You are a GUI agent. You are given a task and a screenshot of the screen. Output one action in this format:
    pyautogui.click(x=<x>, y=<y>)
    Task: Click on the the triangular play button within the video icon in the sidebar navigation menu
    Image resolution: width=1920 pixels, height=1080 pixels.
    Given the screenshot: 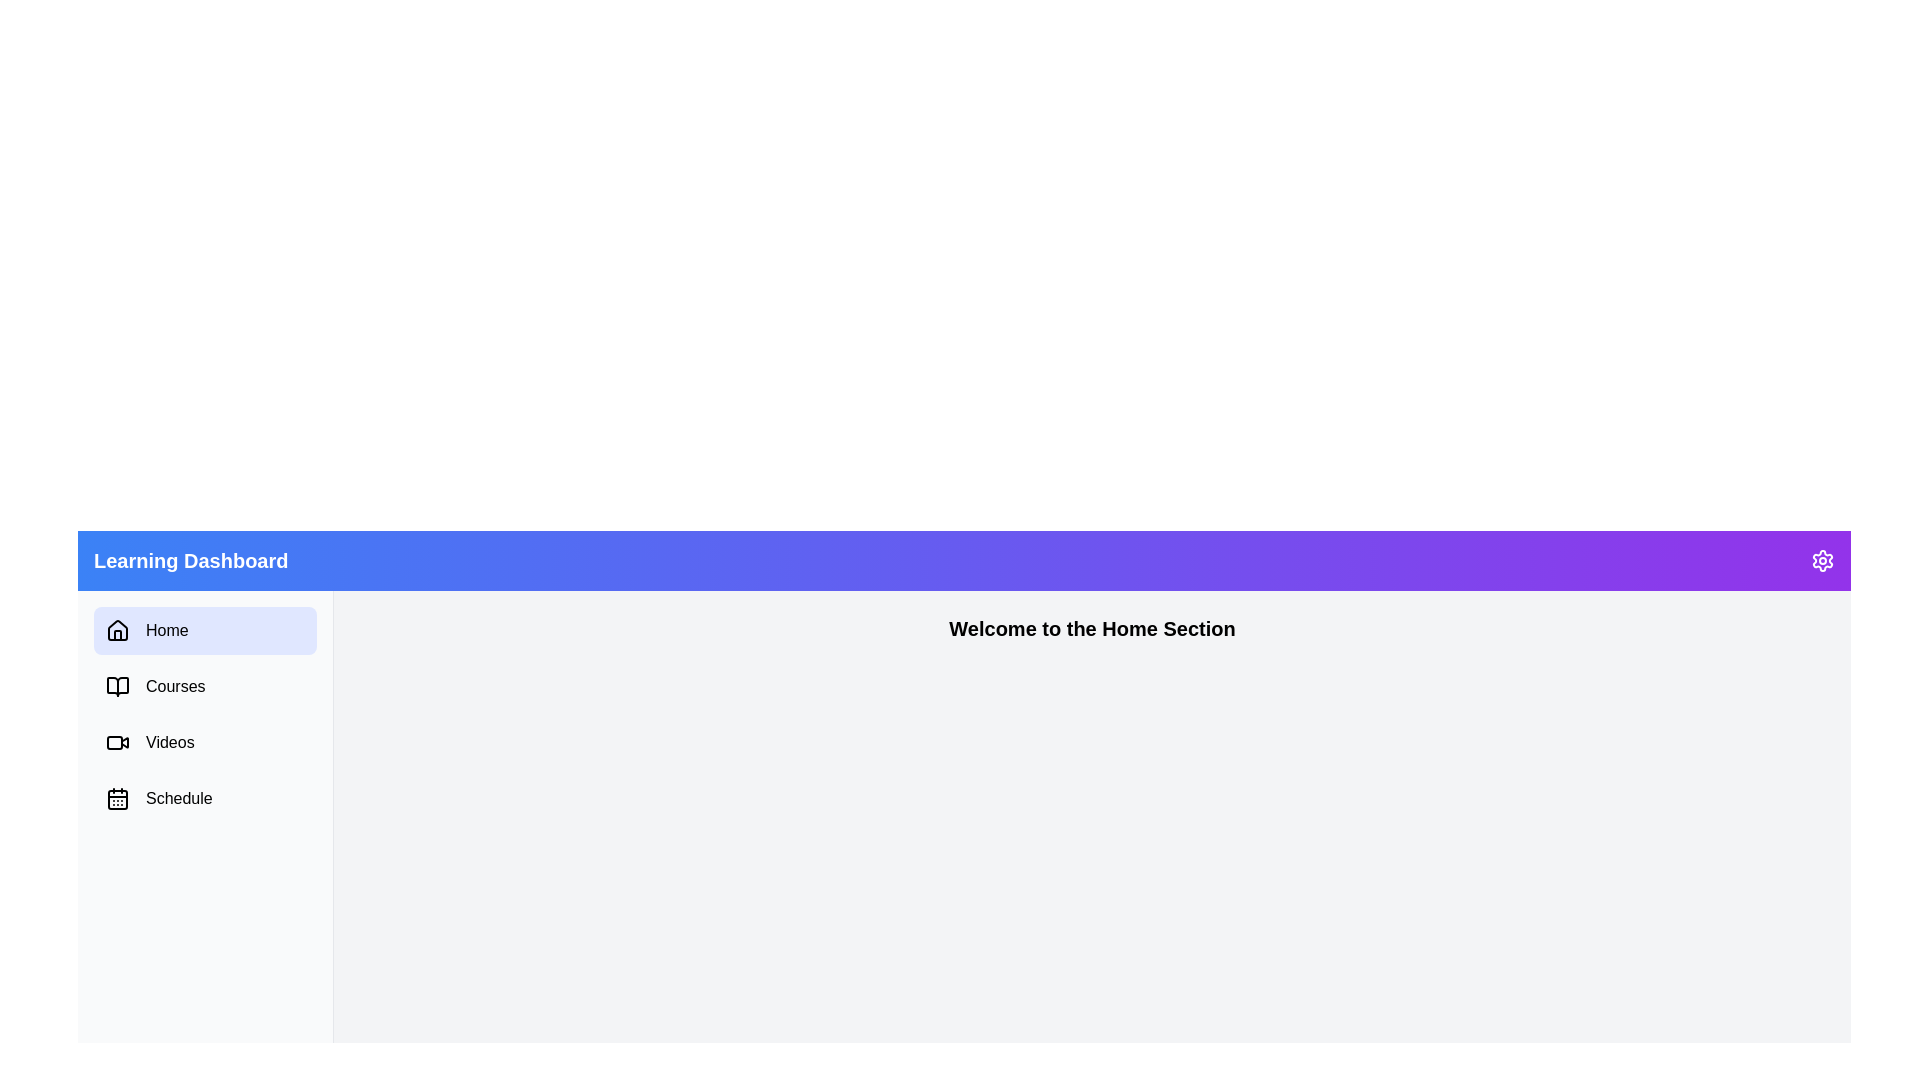 What is the action you would take?
    pyautogui.click(x=123, y=741)
    